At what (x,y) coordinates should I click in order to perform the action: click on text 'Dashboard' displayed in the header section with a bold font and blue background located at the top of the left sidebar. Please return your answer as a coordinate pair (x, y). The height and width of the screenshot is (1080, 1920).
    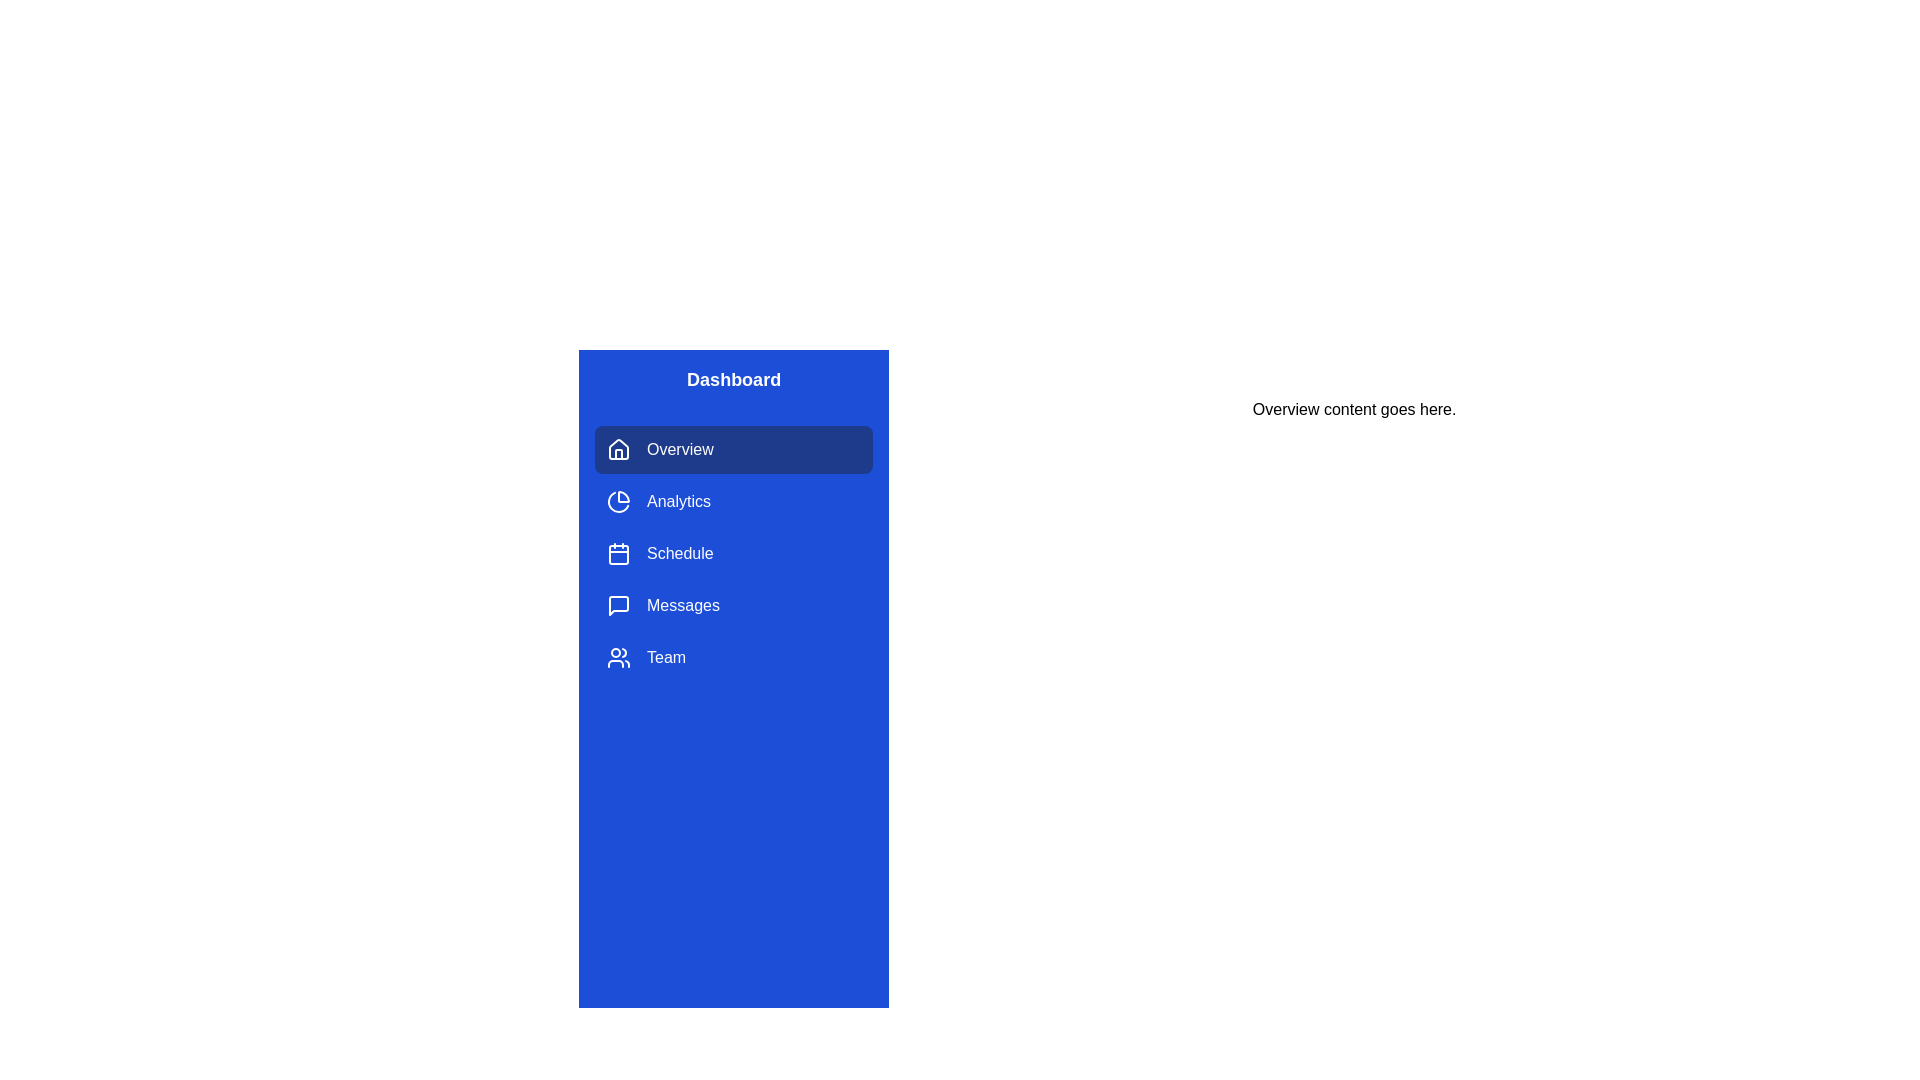
    Looking at the image, I should click on (733, 380).